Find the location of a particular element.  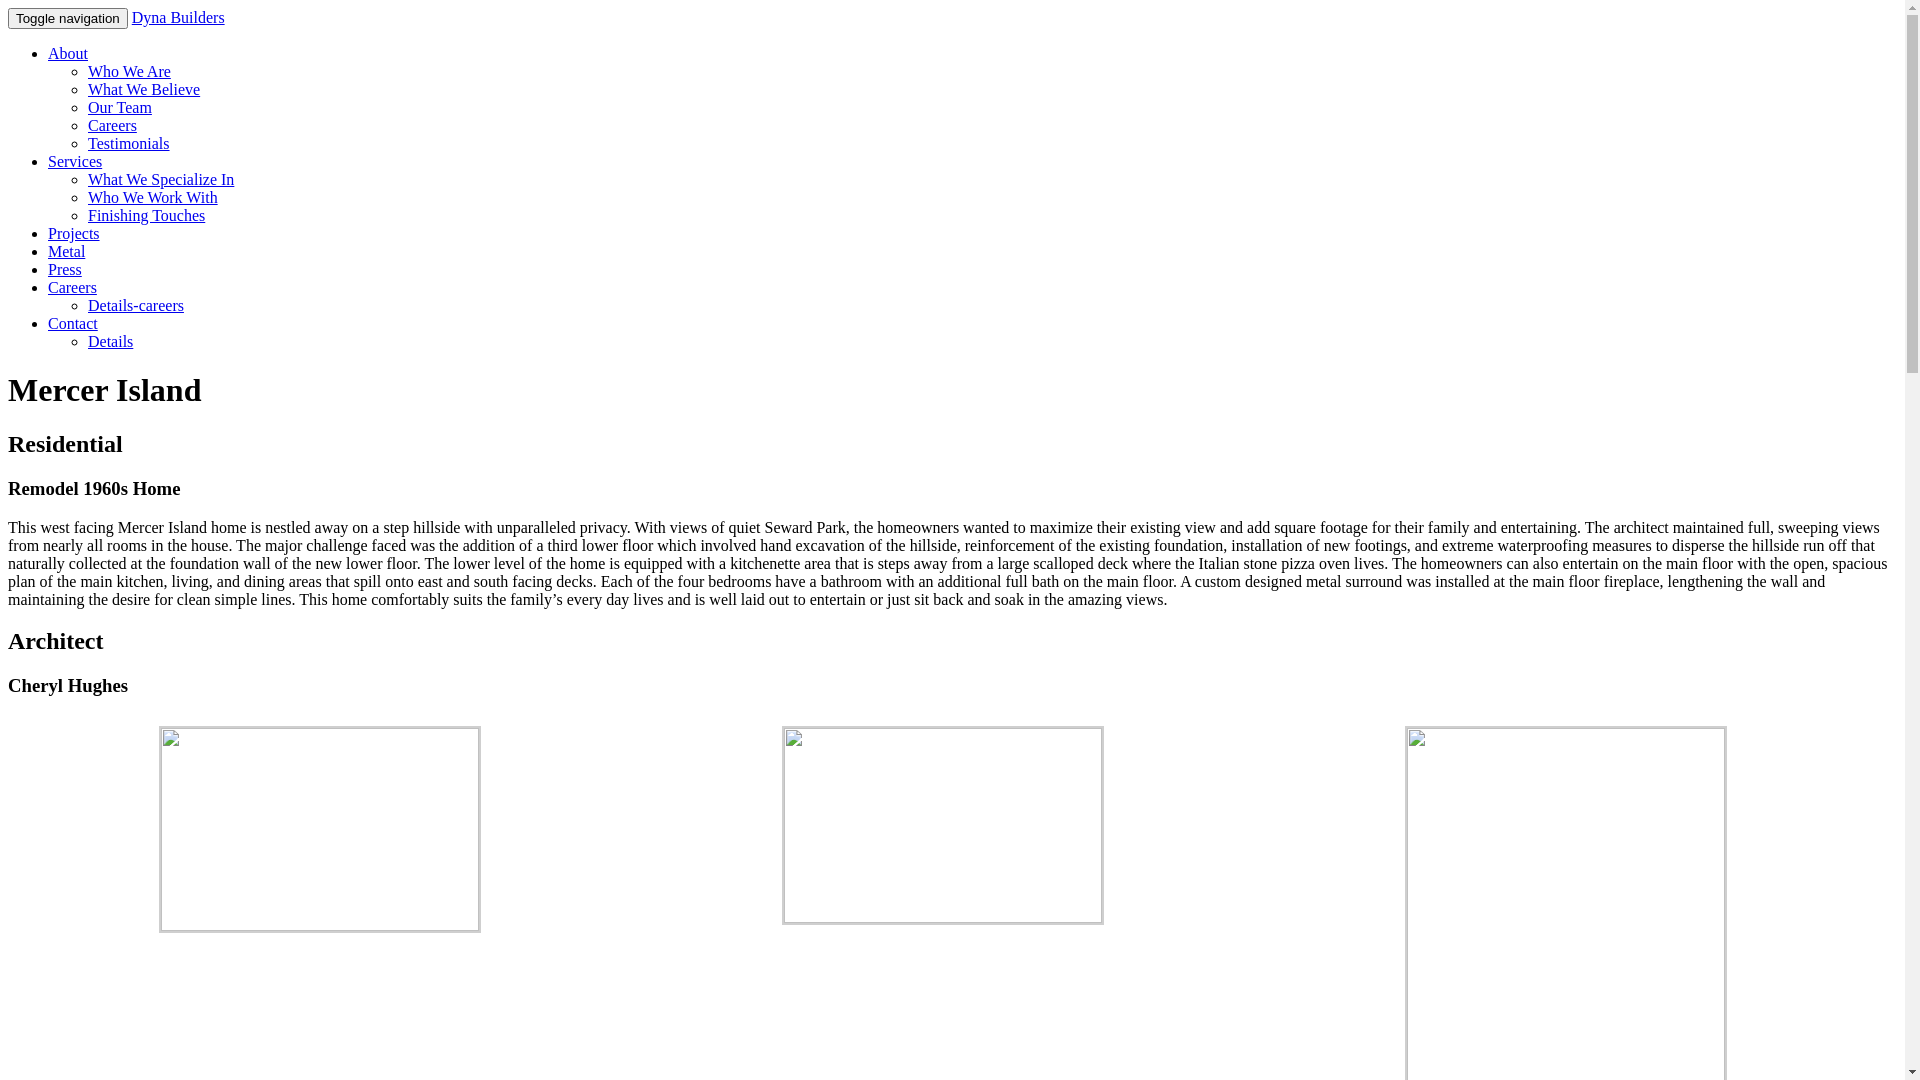

'Who We Are' is located at coordinates (128, 70).